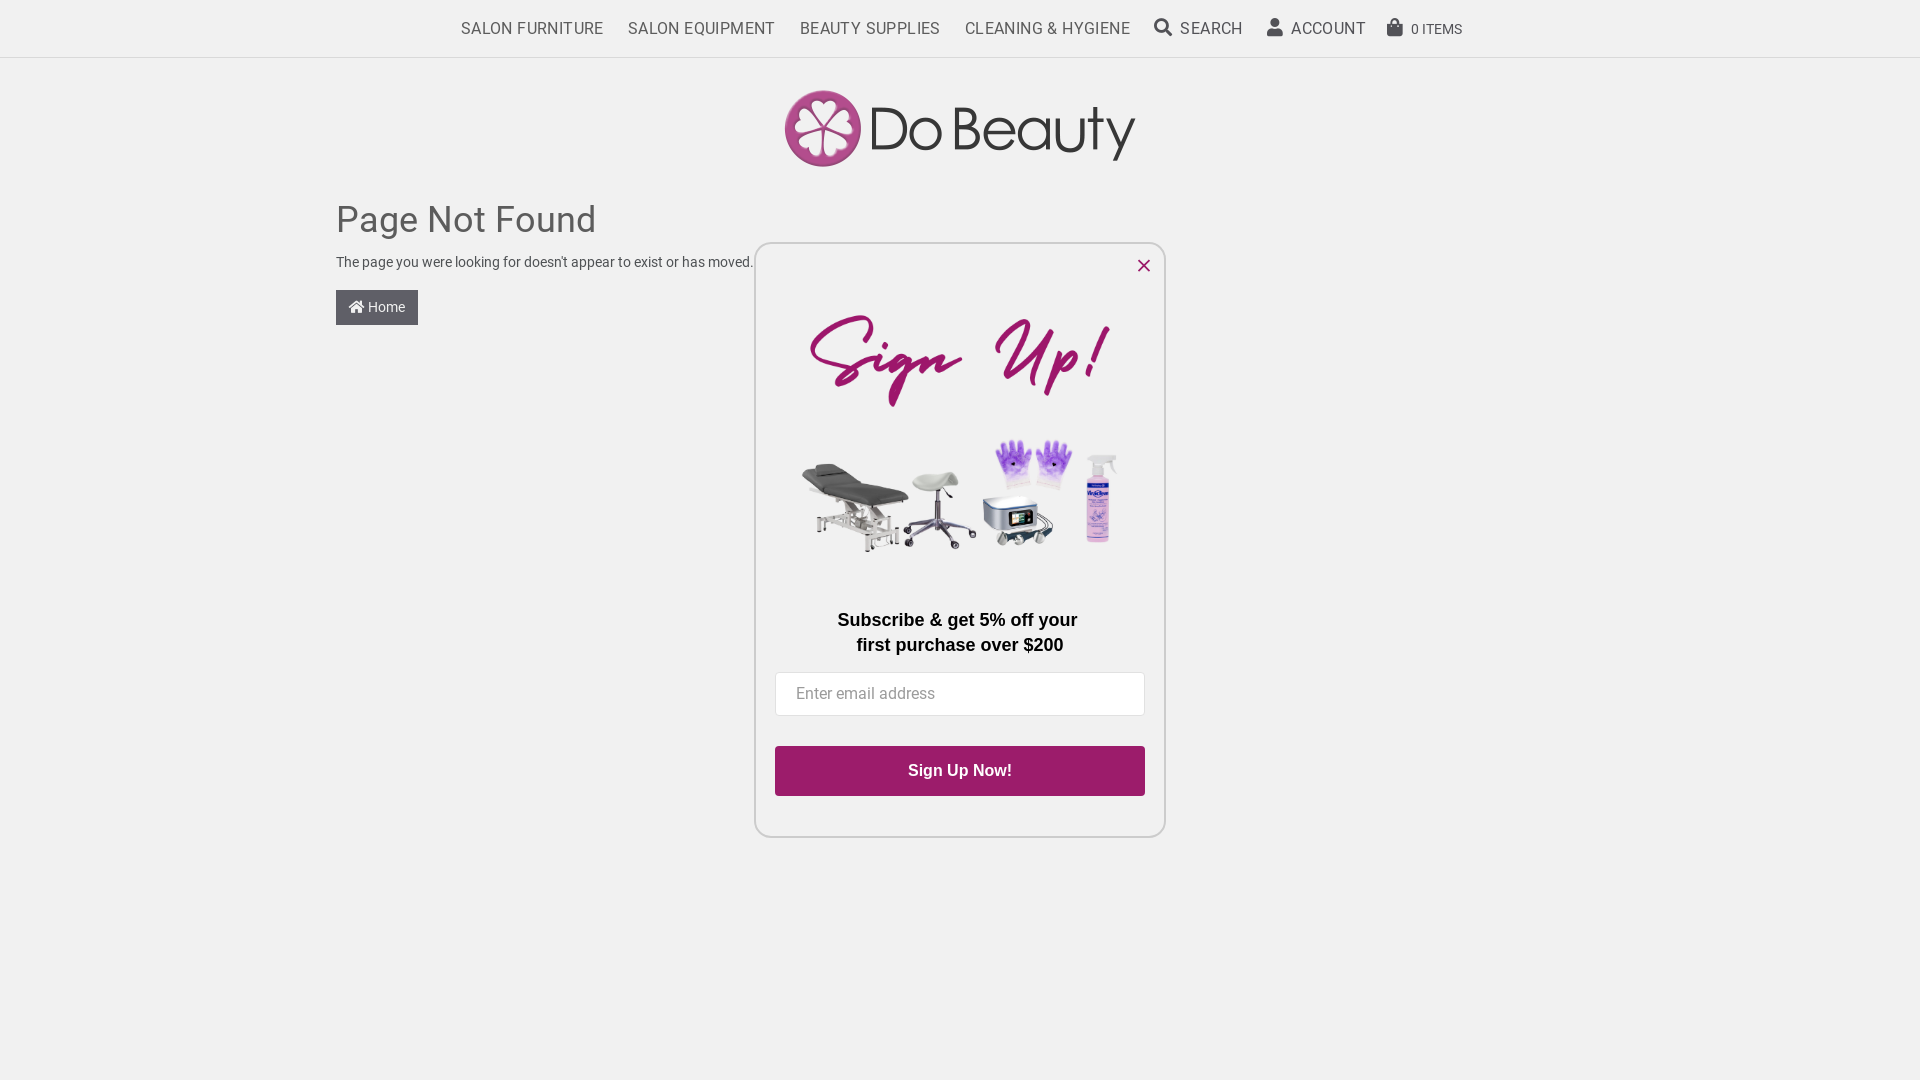  Describe the element at coordinates (701, 29) in the screenshot. I see `'SALON EQUIPMENT'` at that location.